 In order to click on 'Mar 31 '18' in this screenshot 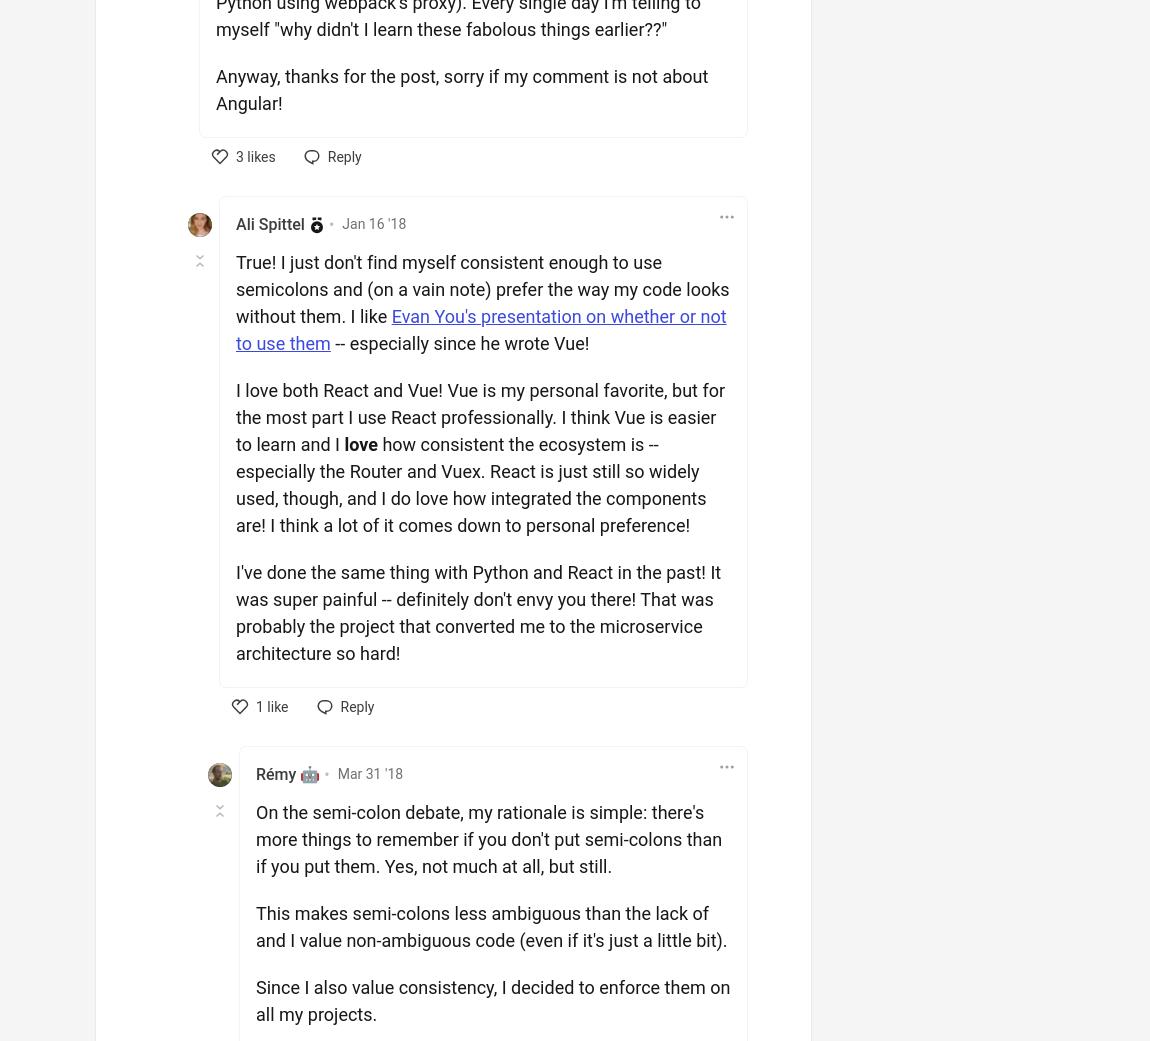, I will do `click(369, 773)`.